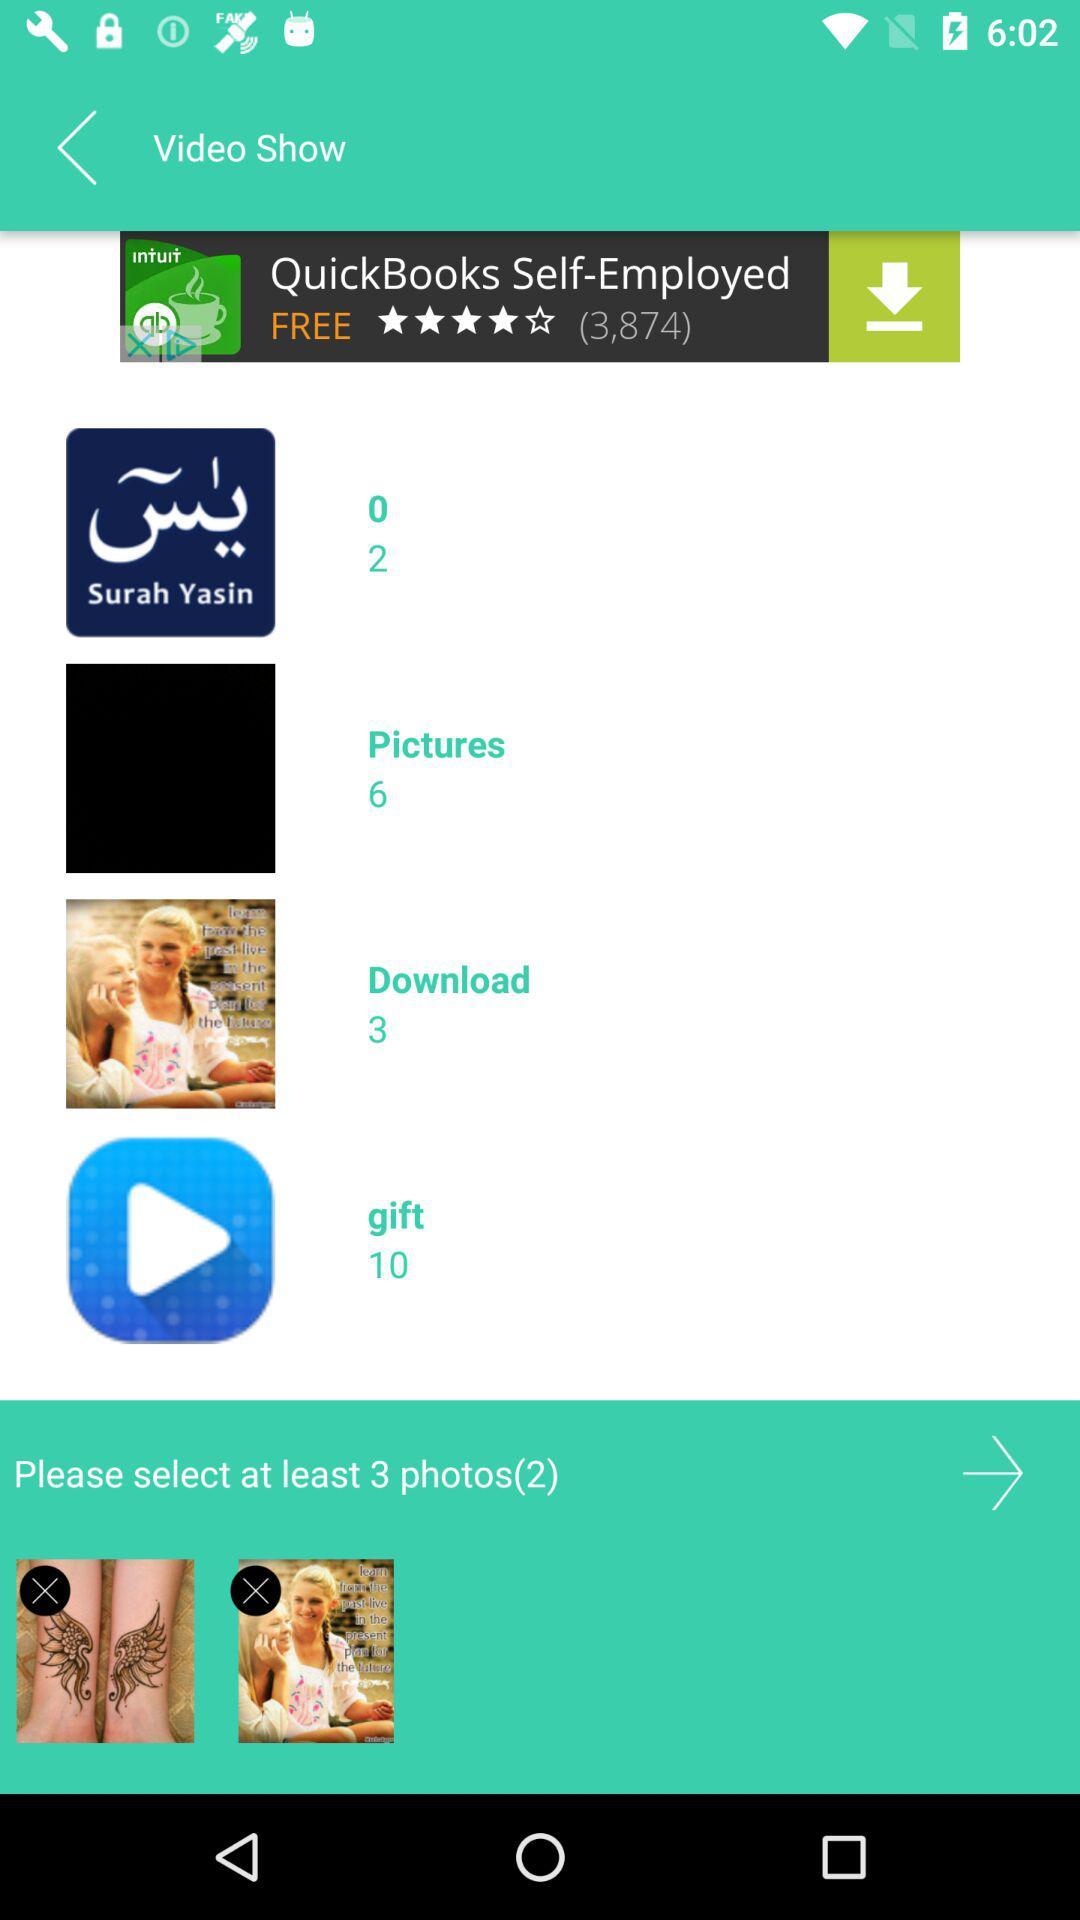 Image resolution: width=1080 pixels, height=1920 pixels. What do you see at coordinates (992, 1473) in the screenshot?
I see `next page` at bounding box center [992, 1473].